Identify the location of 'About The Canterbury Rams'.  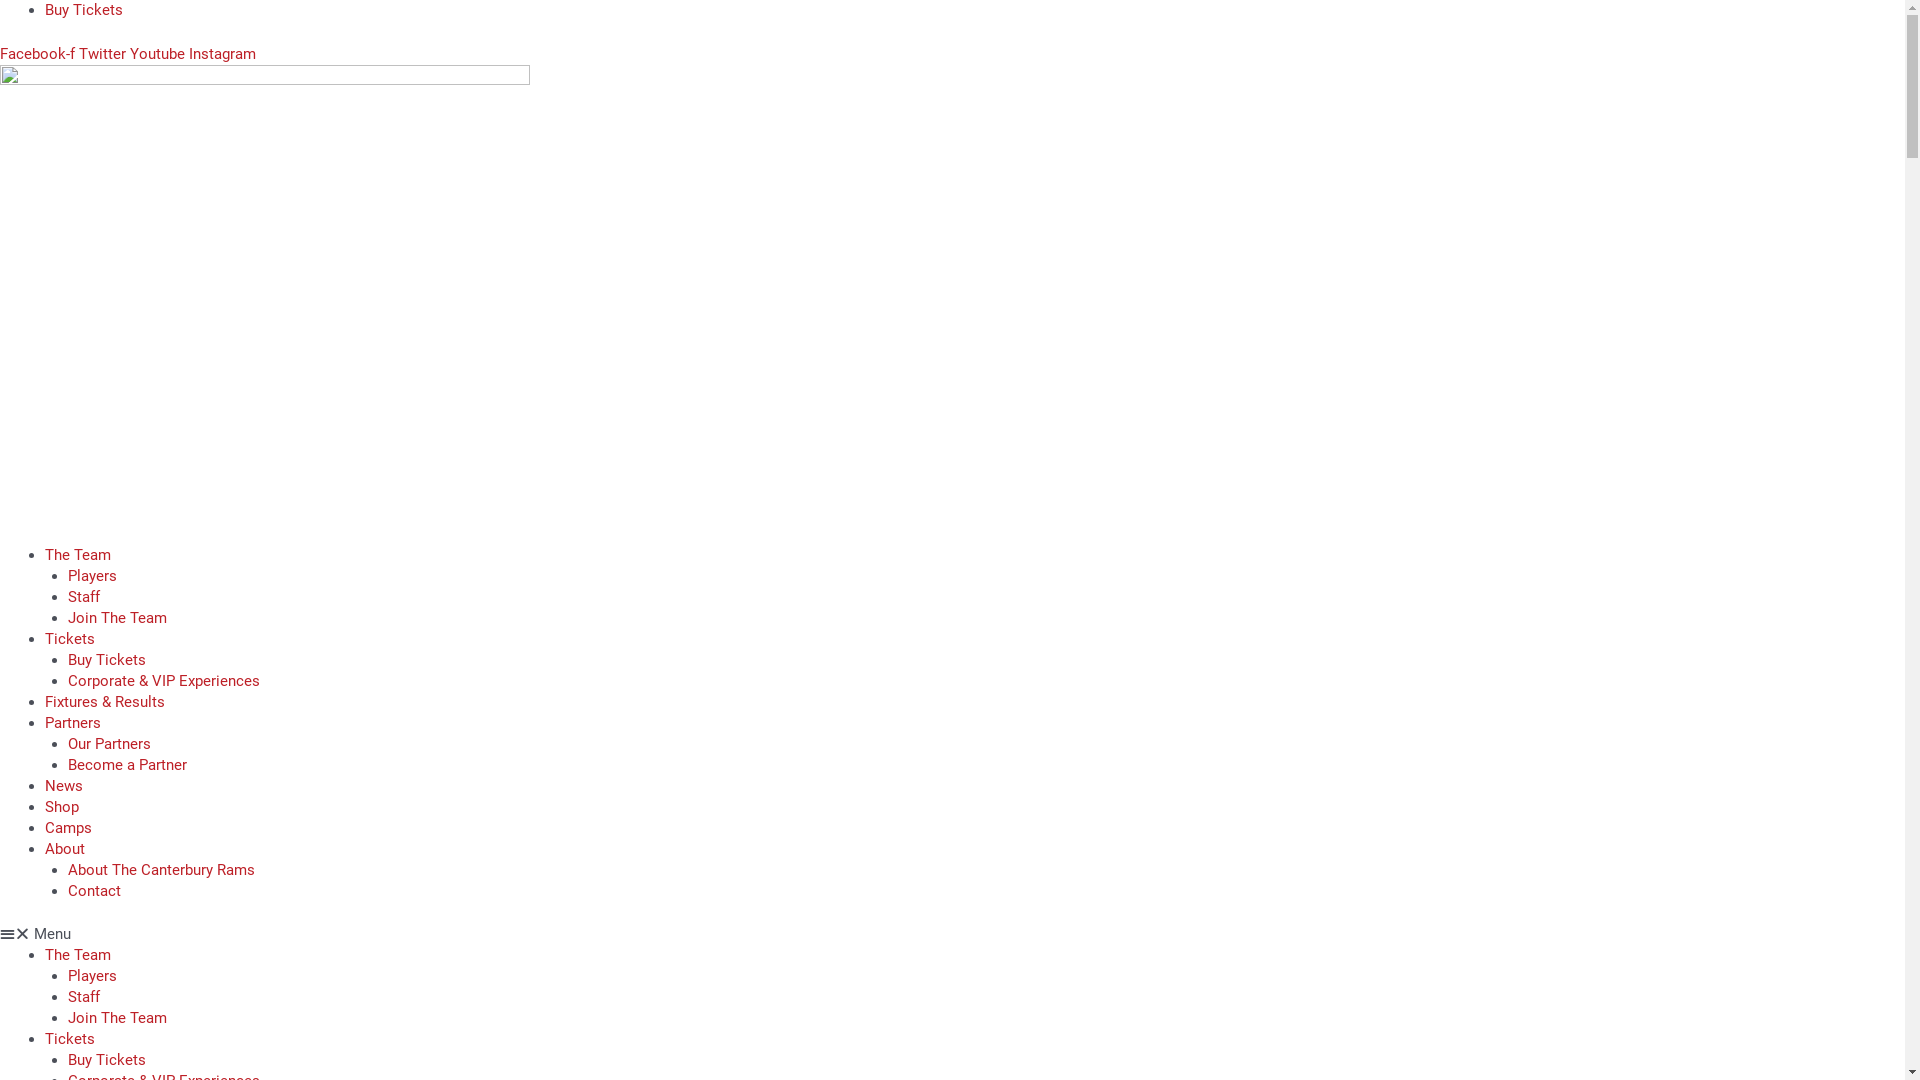
(67, 867).